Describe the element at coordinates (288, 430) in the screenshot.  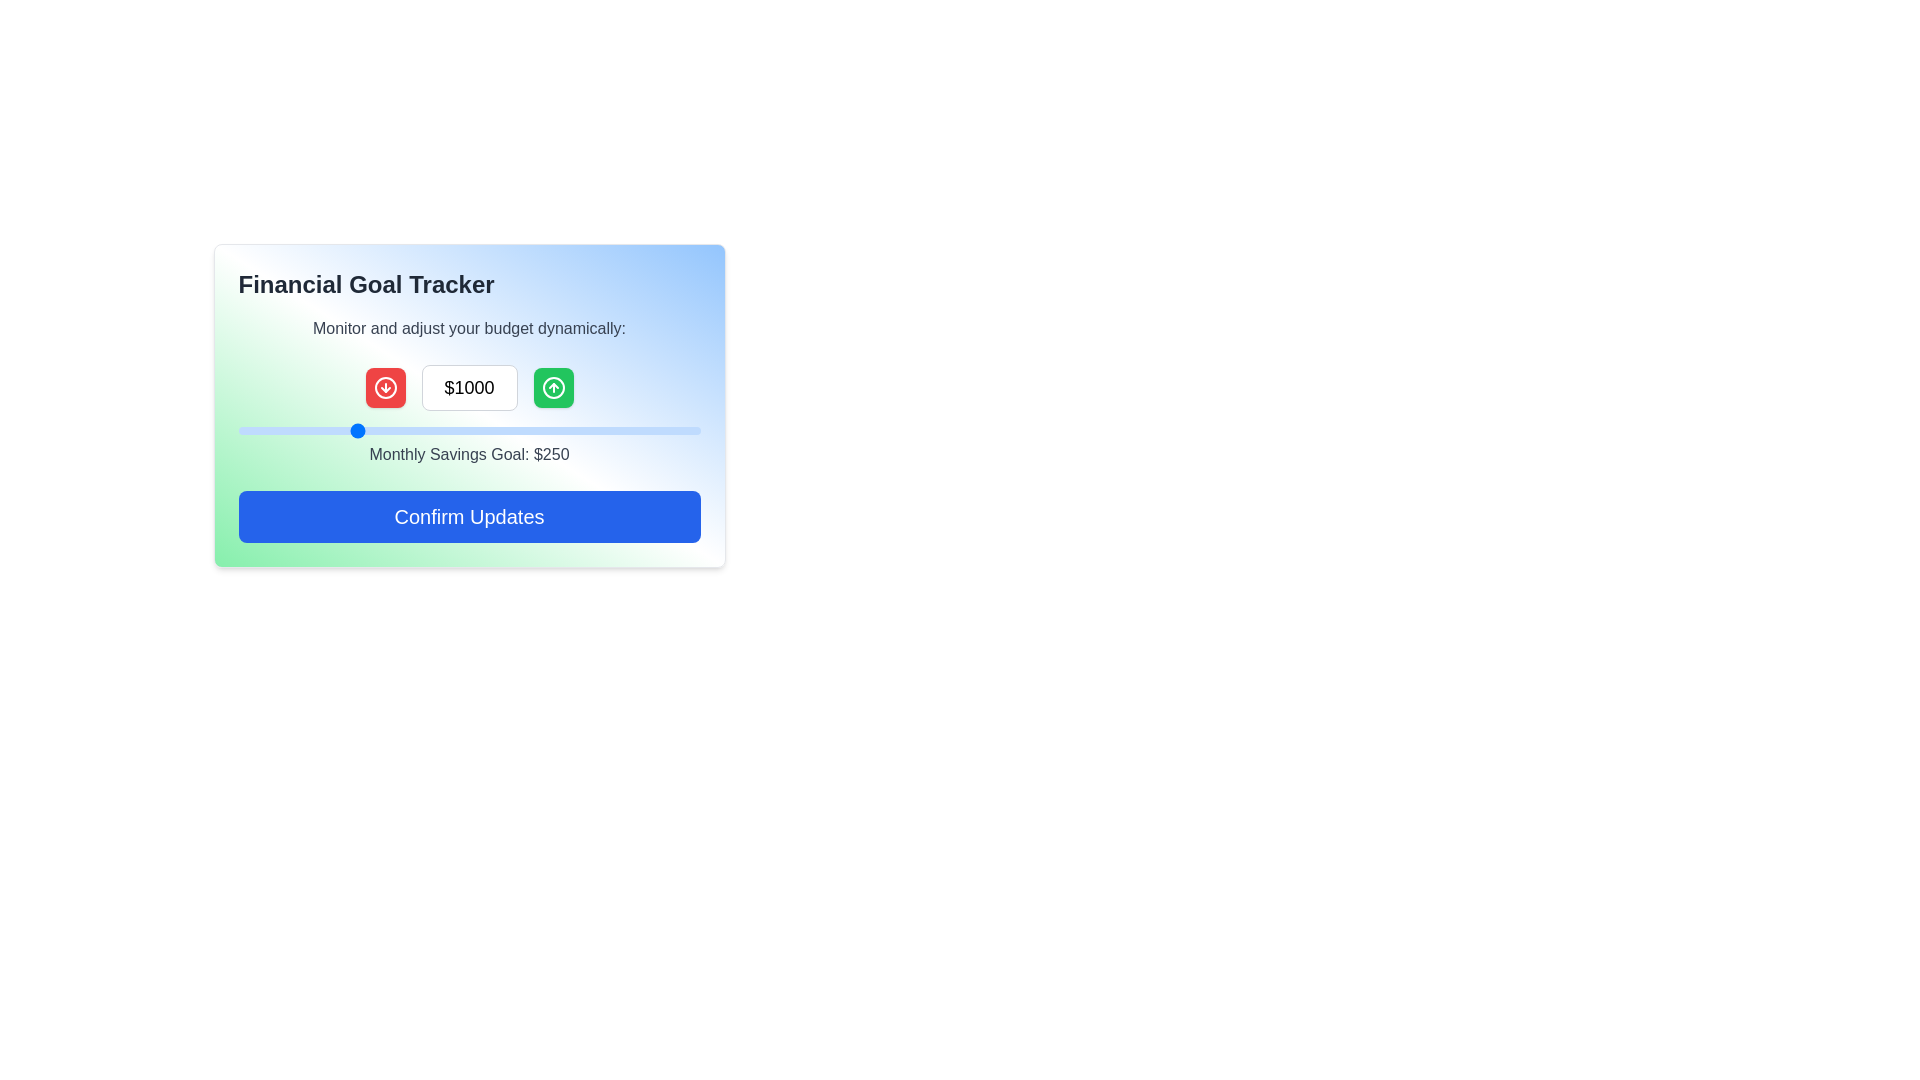
I see `the monthly savings goal` at that location.